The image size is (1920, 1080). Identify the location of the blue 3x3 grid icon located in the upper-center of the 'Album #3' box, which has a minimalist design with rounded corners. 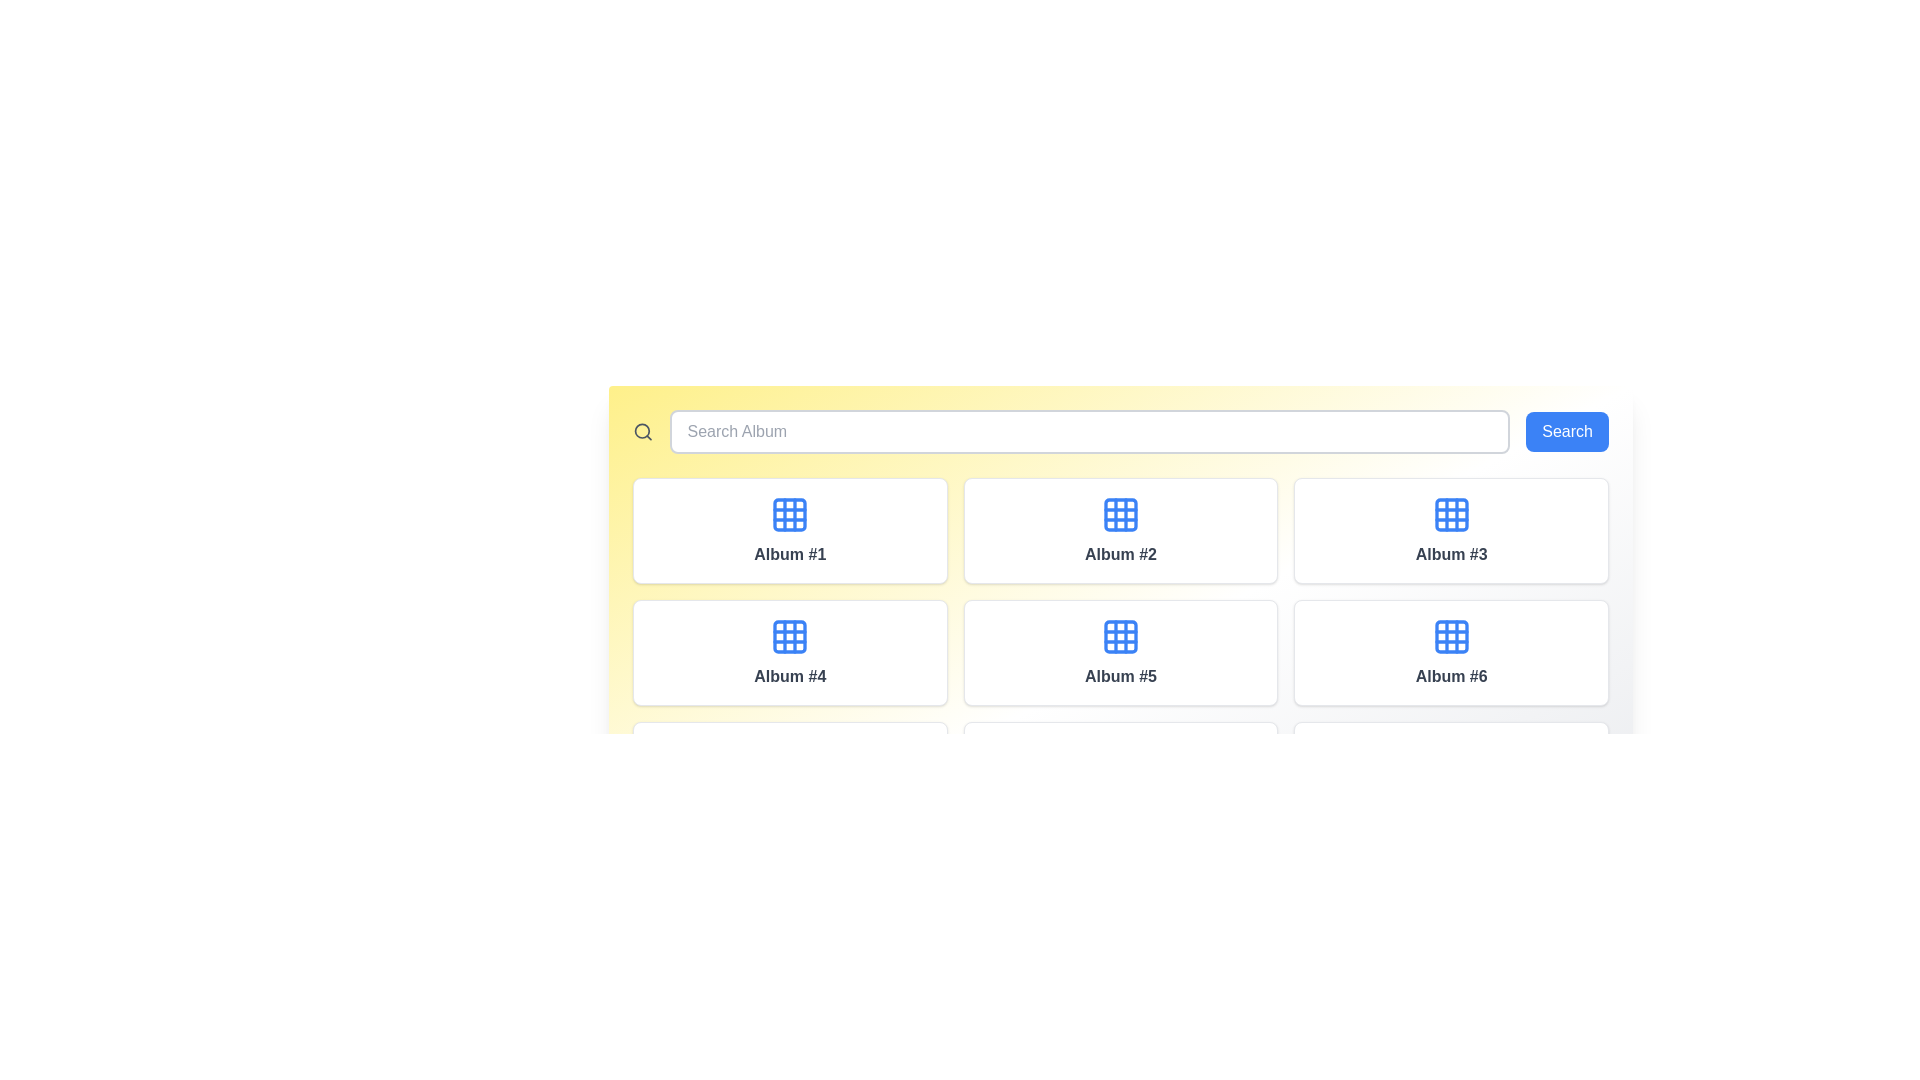
(1451, 514).